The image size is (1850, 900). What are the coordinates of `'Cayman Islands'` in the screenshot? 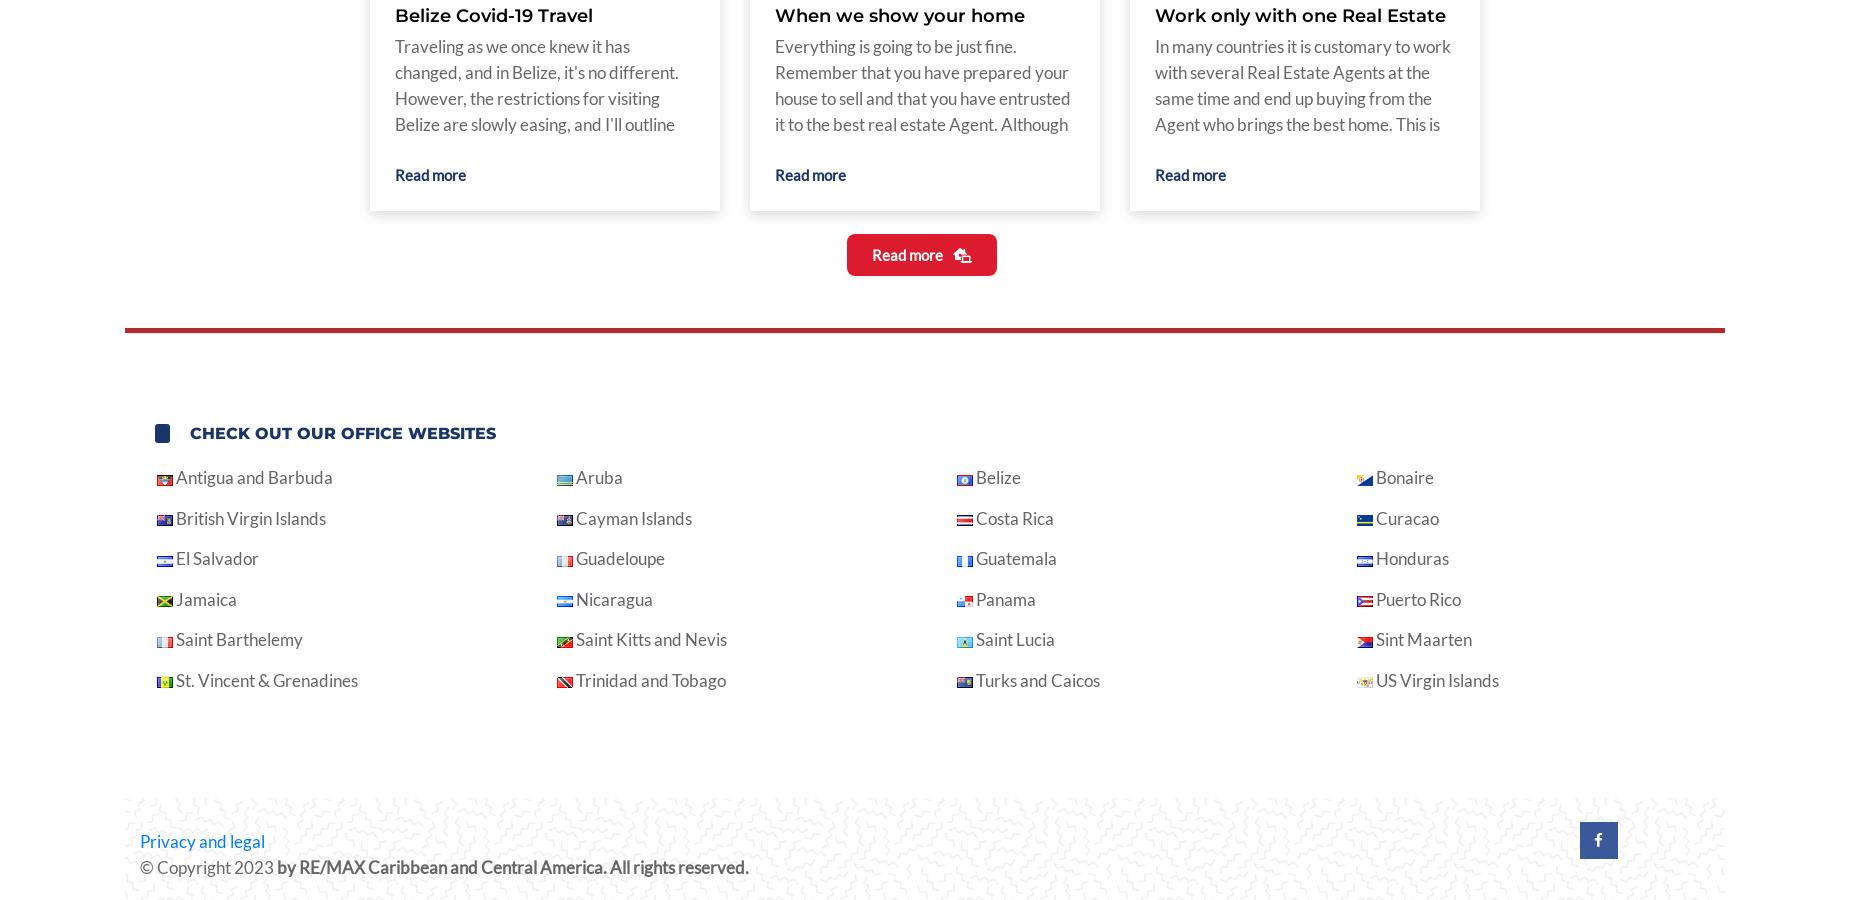 It's located at (572, 516).